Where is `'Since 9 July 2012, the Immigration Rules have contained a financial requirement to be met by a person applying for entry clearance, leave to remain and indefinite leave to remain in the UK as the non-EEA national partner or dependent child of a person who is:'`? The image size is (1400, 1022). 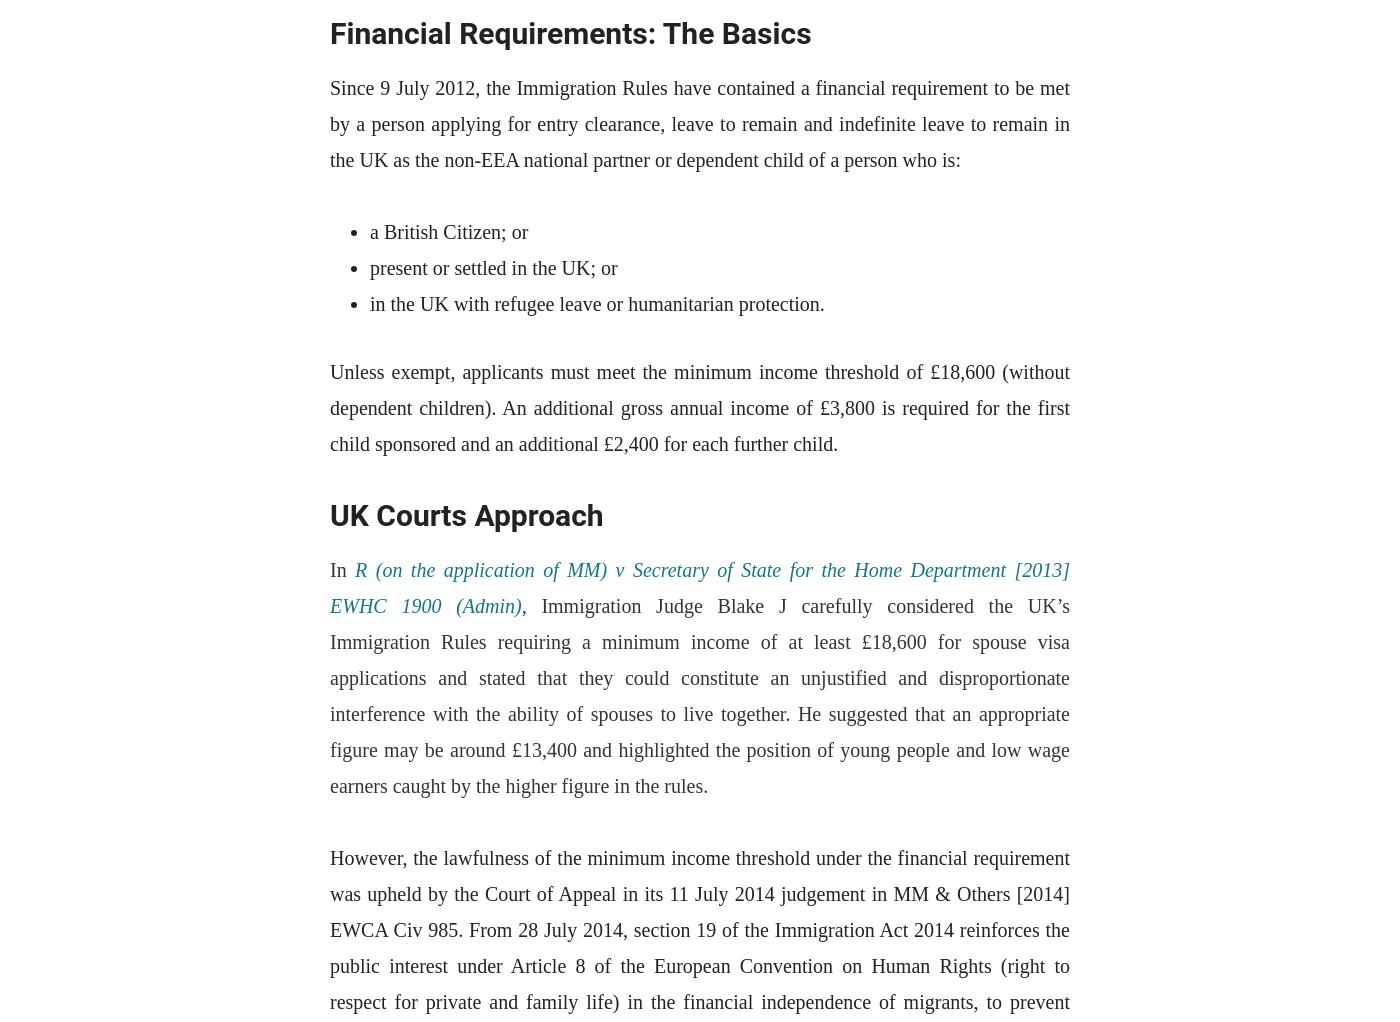 'Since 9 July 2012, the Immigration Rules have contained a financial requirement to be met by a person applying for entry clearance, leave to remain and indefinite leave to remain in the UK as the non-EEA national partner or dependent child of a person who is:' is located at coordinates (700, 123).